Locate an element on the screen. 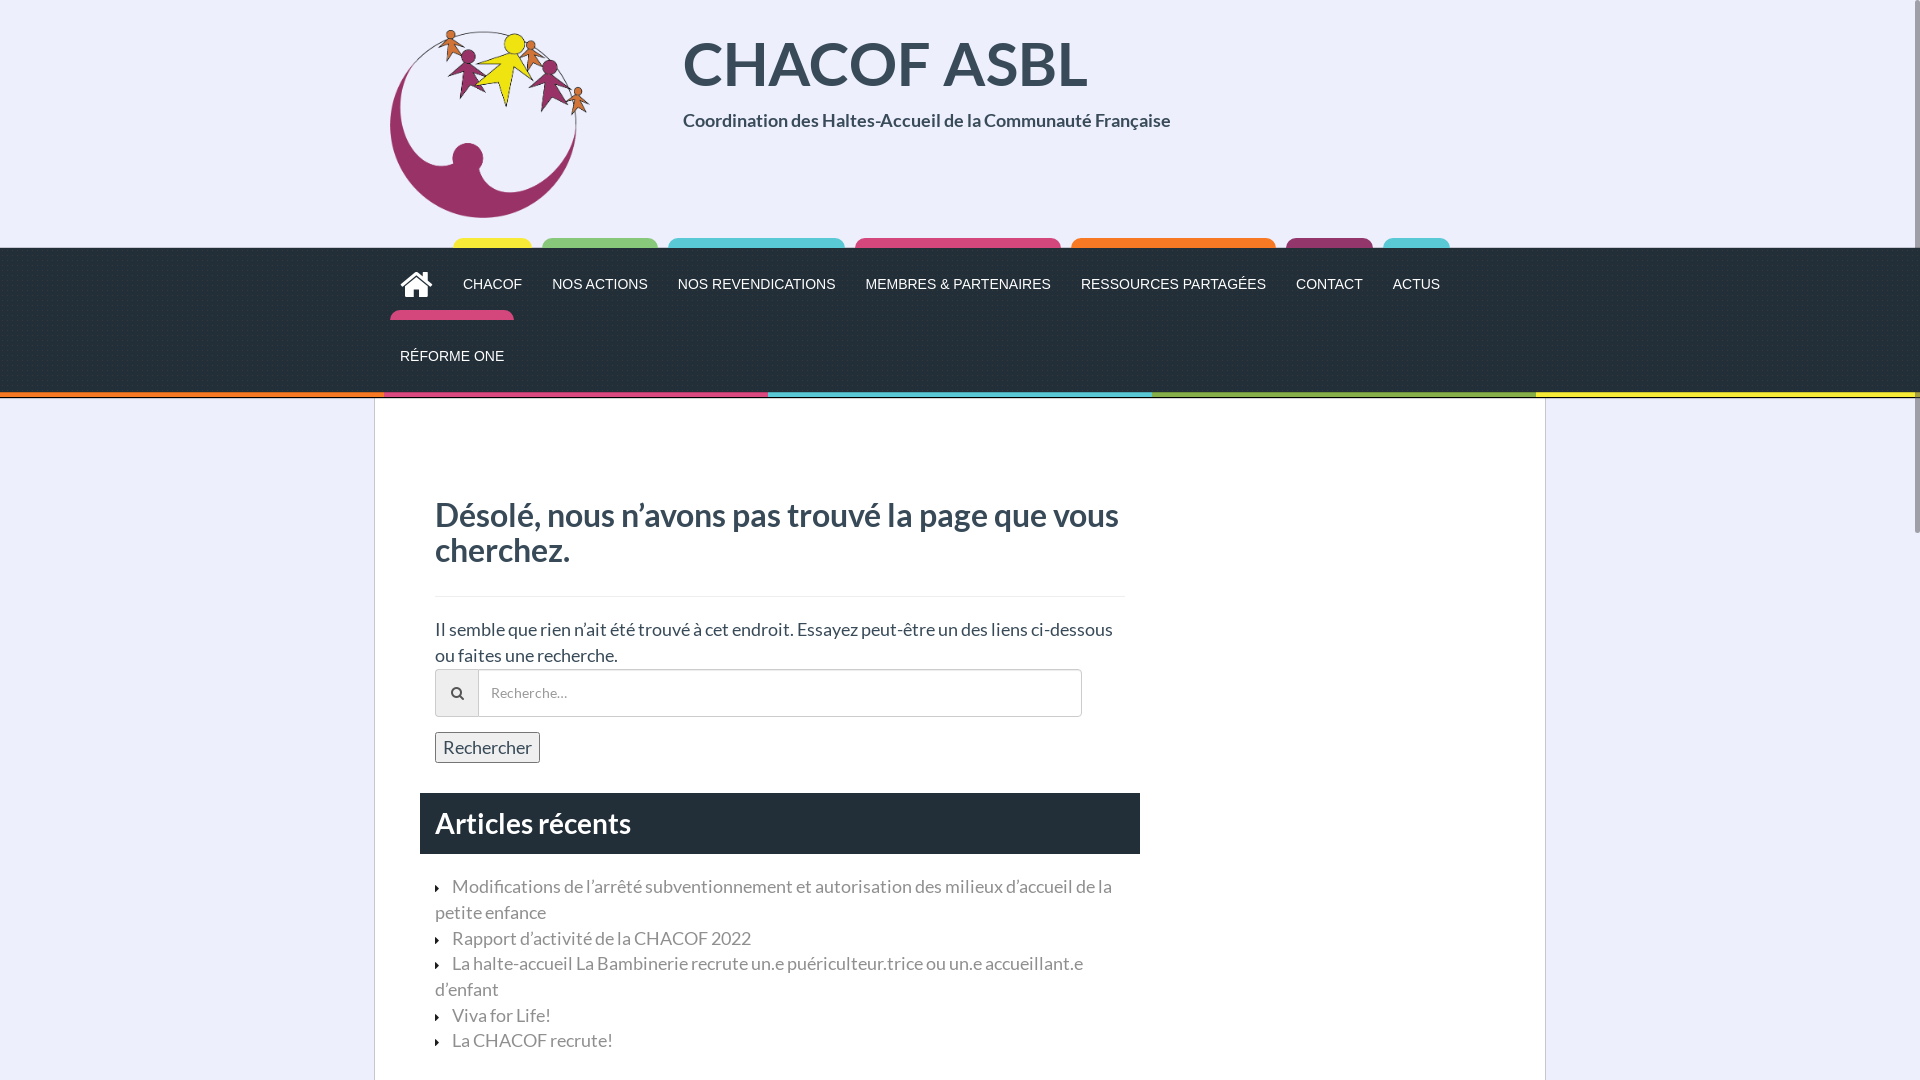 The width and height of the screenshot is (1920, 1080). 'CONTACT' is located at coordinates (1296, 284).